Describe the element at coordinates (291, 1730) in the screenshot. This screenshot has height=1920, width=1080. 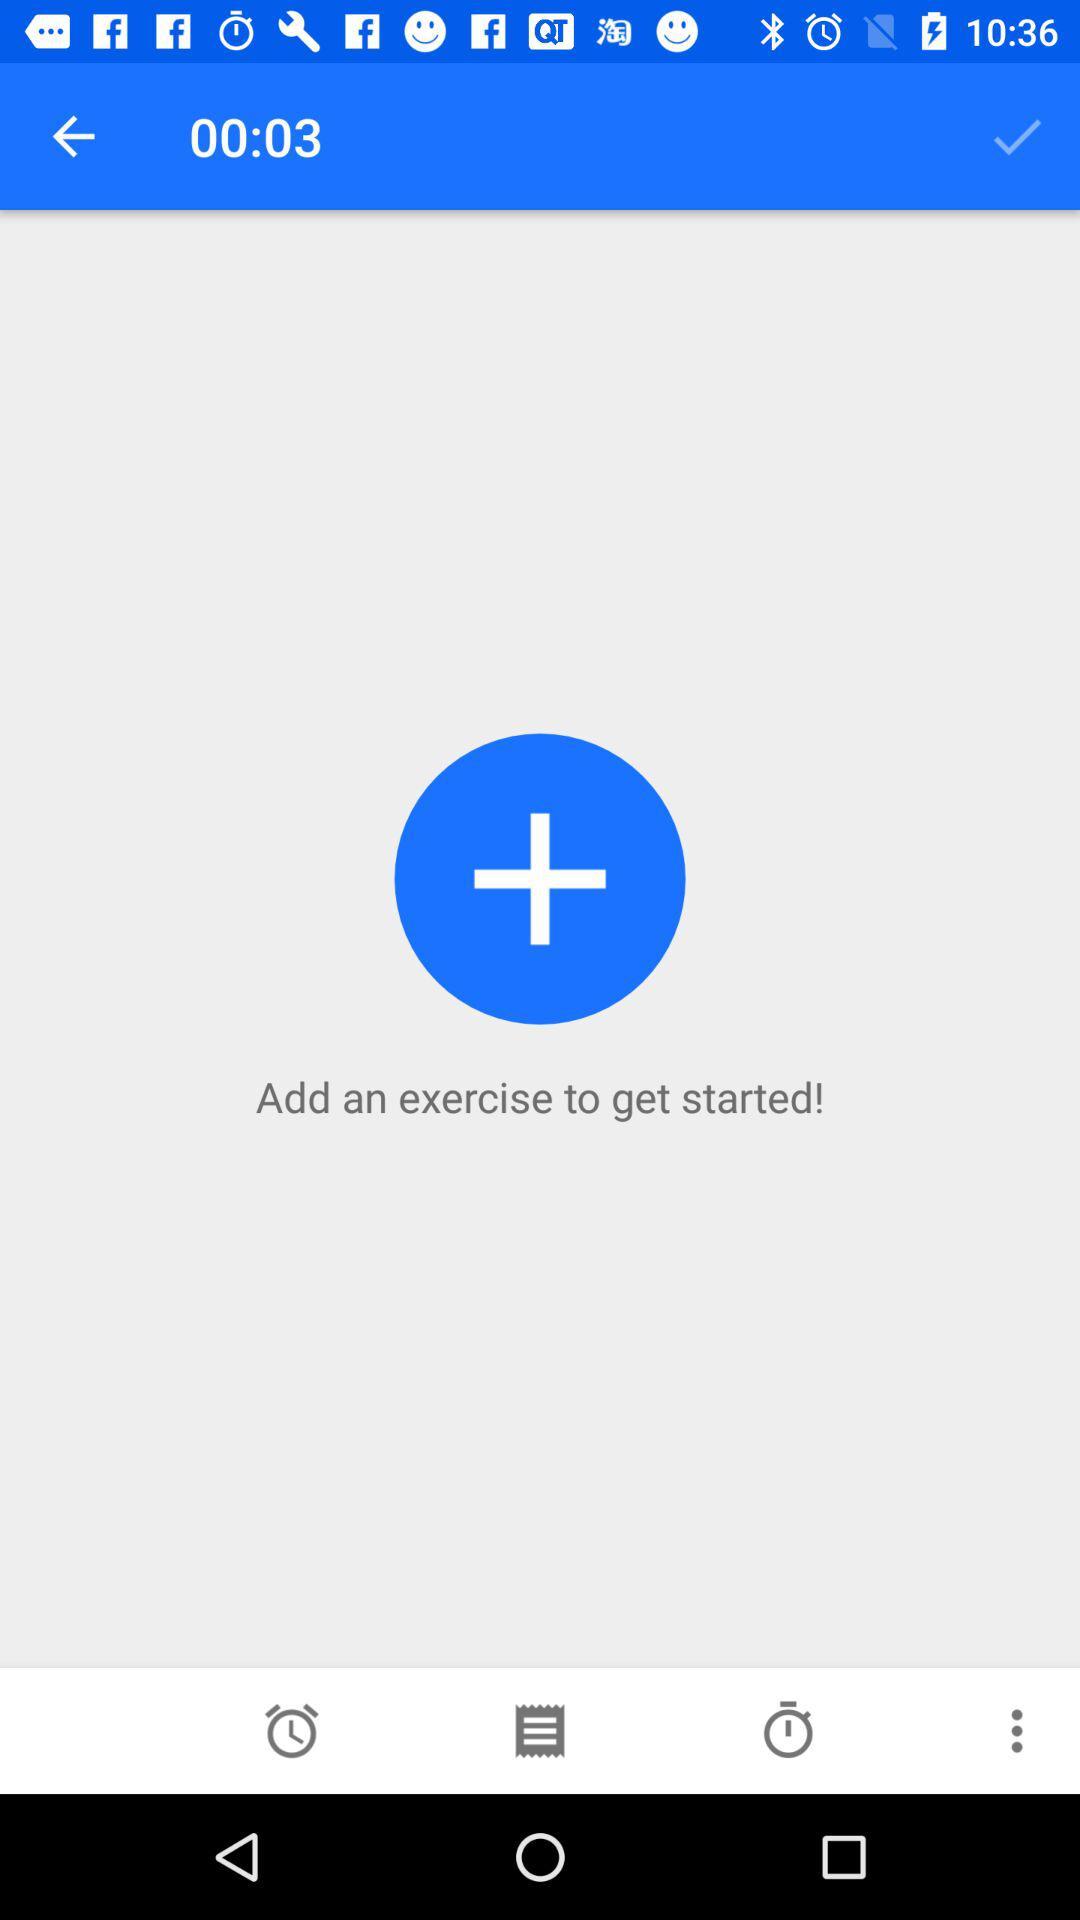
I see `timer option` at that location.